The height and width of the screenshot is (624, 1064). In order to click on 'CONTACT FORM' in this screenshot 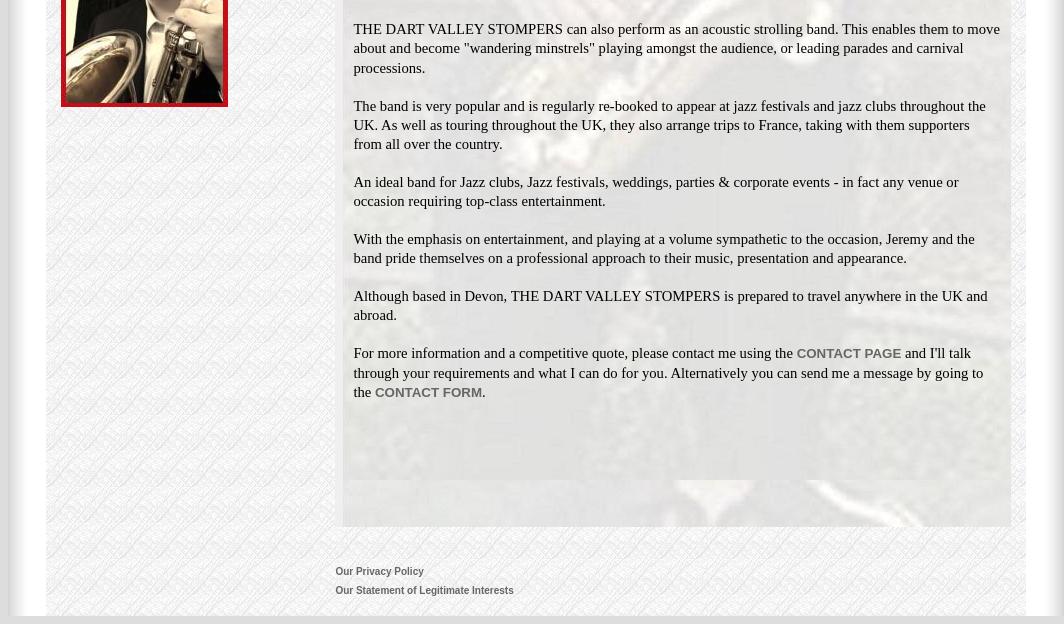, I will do `click(428, 391)`.